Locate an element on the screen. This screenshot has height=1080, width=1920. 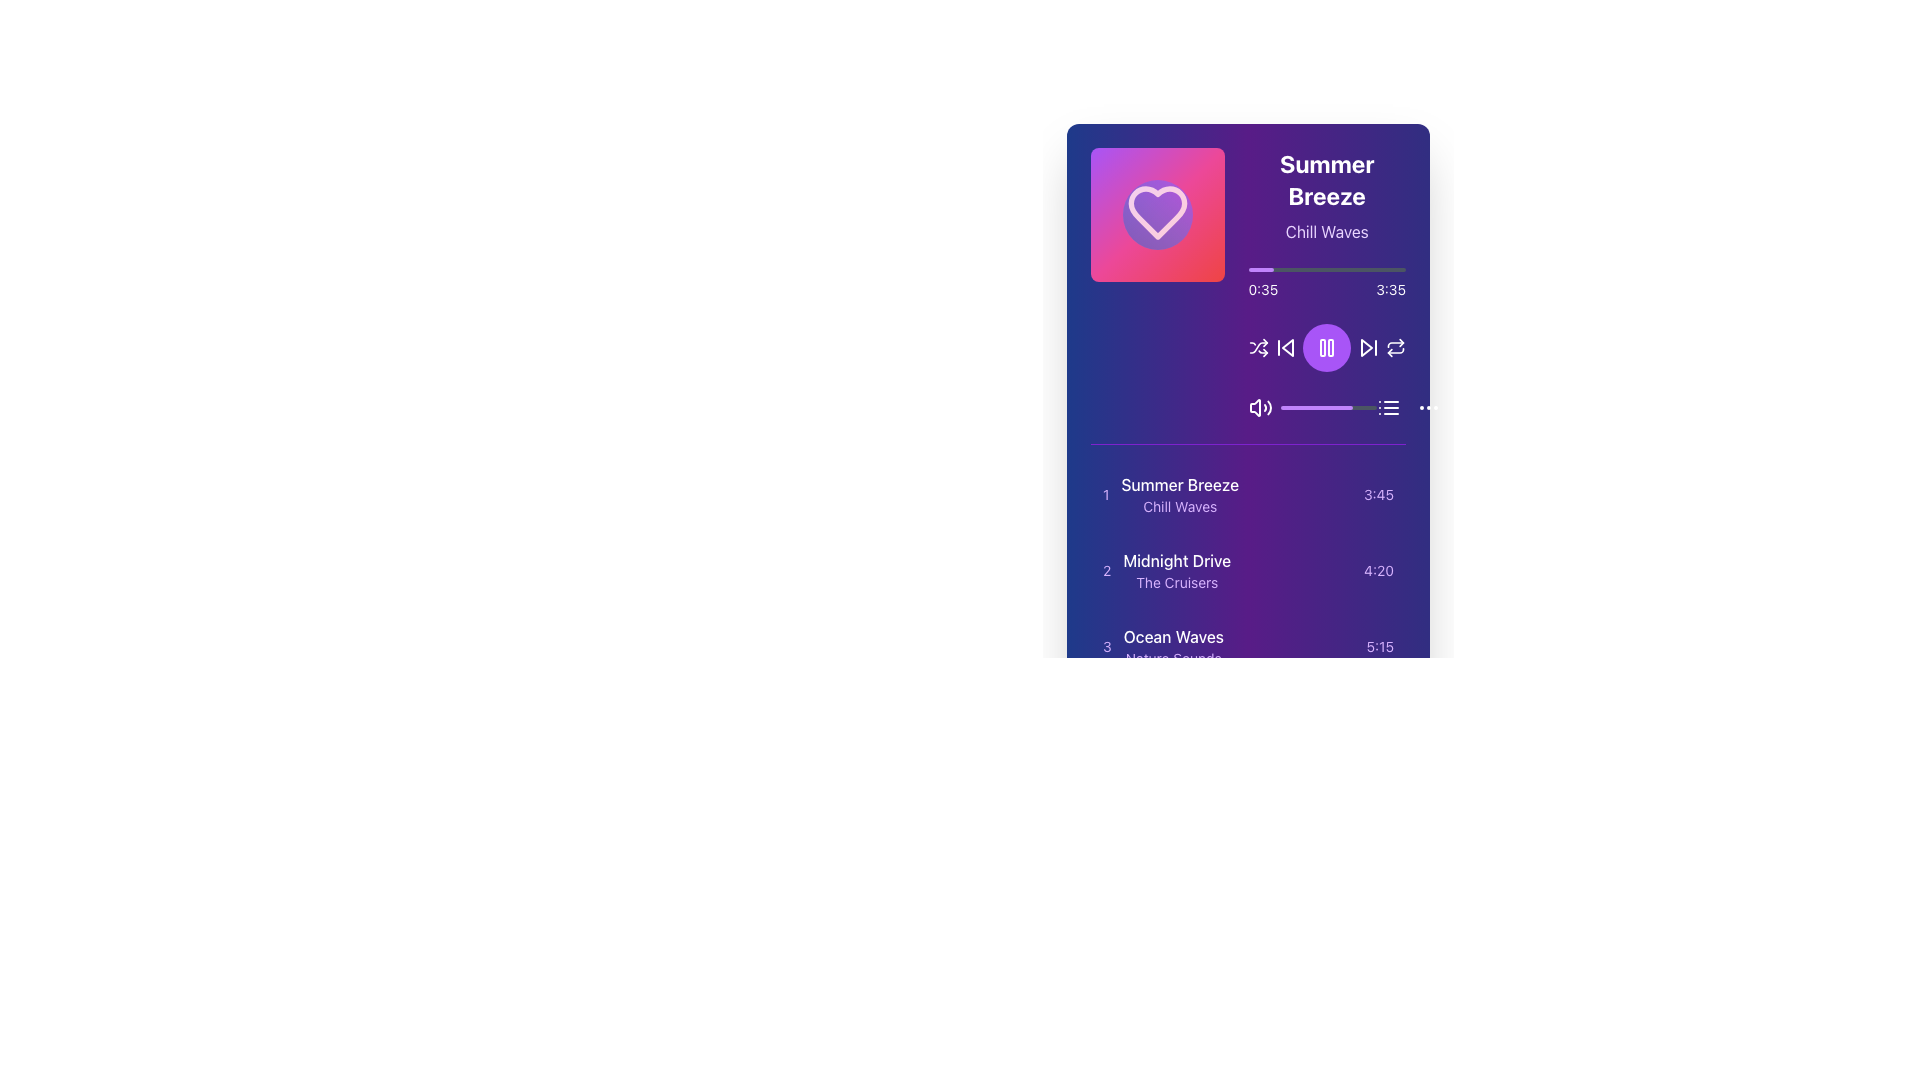
the Menu or List Icon located in the lower middle section of the music player interface is located at coordinates (1407, 407).